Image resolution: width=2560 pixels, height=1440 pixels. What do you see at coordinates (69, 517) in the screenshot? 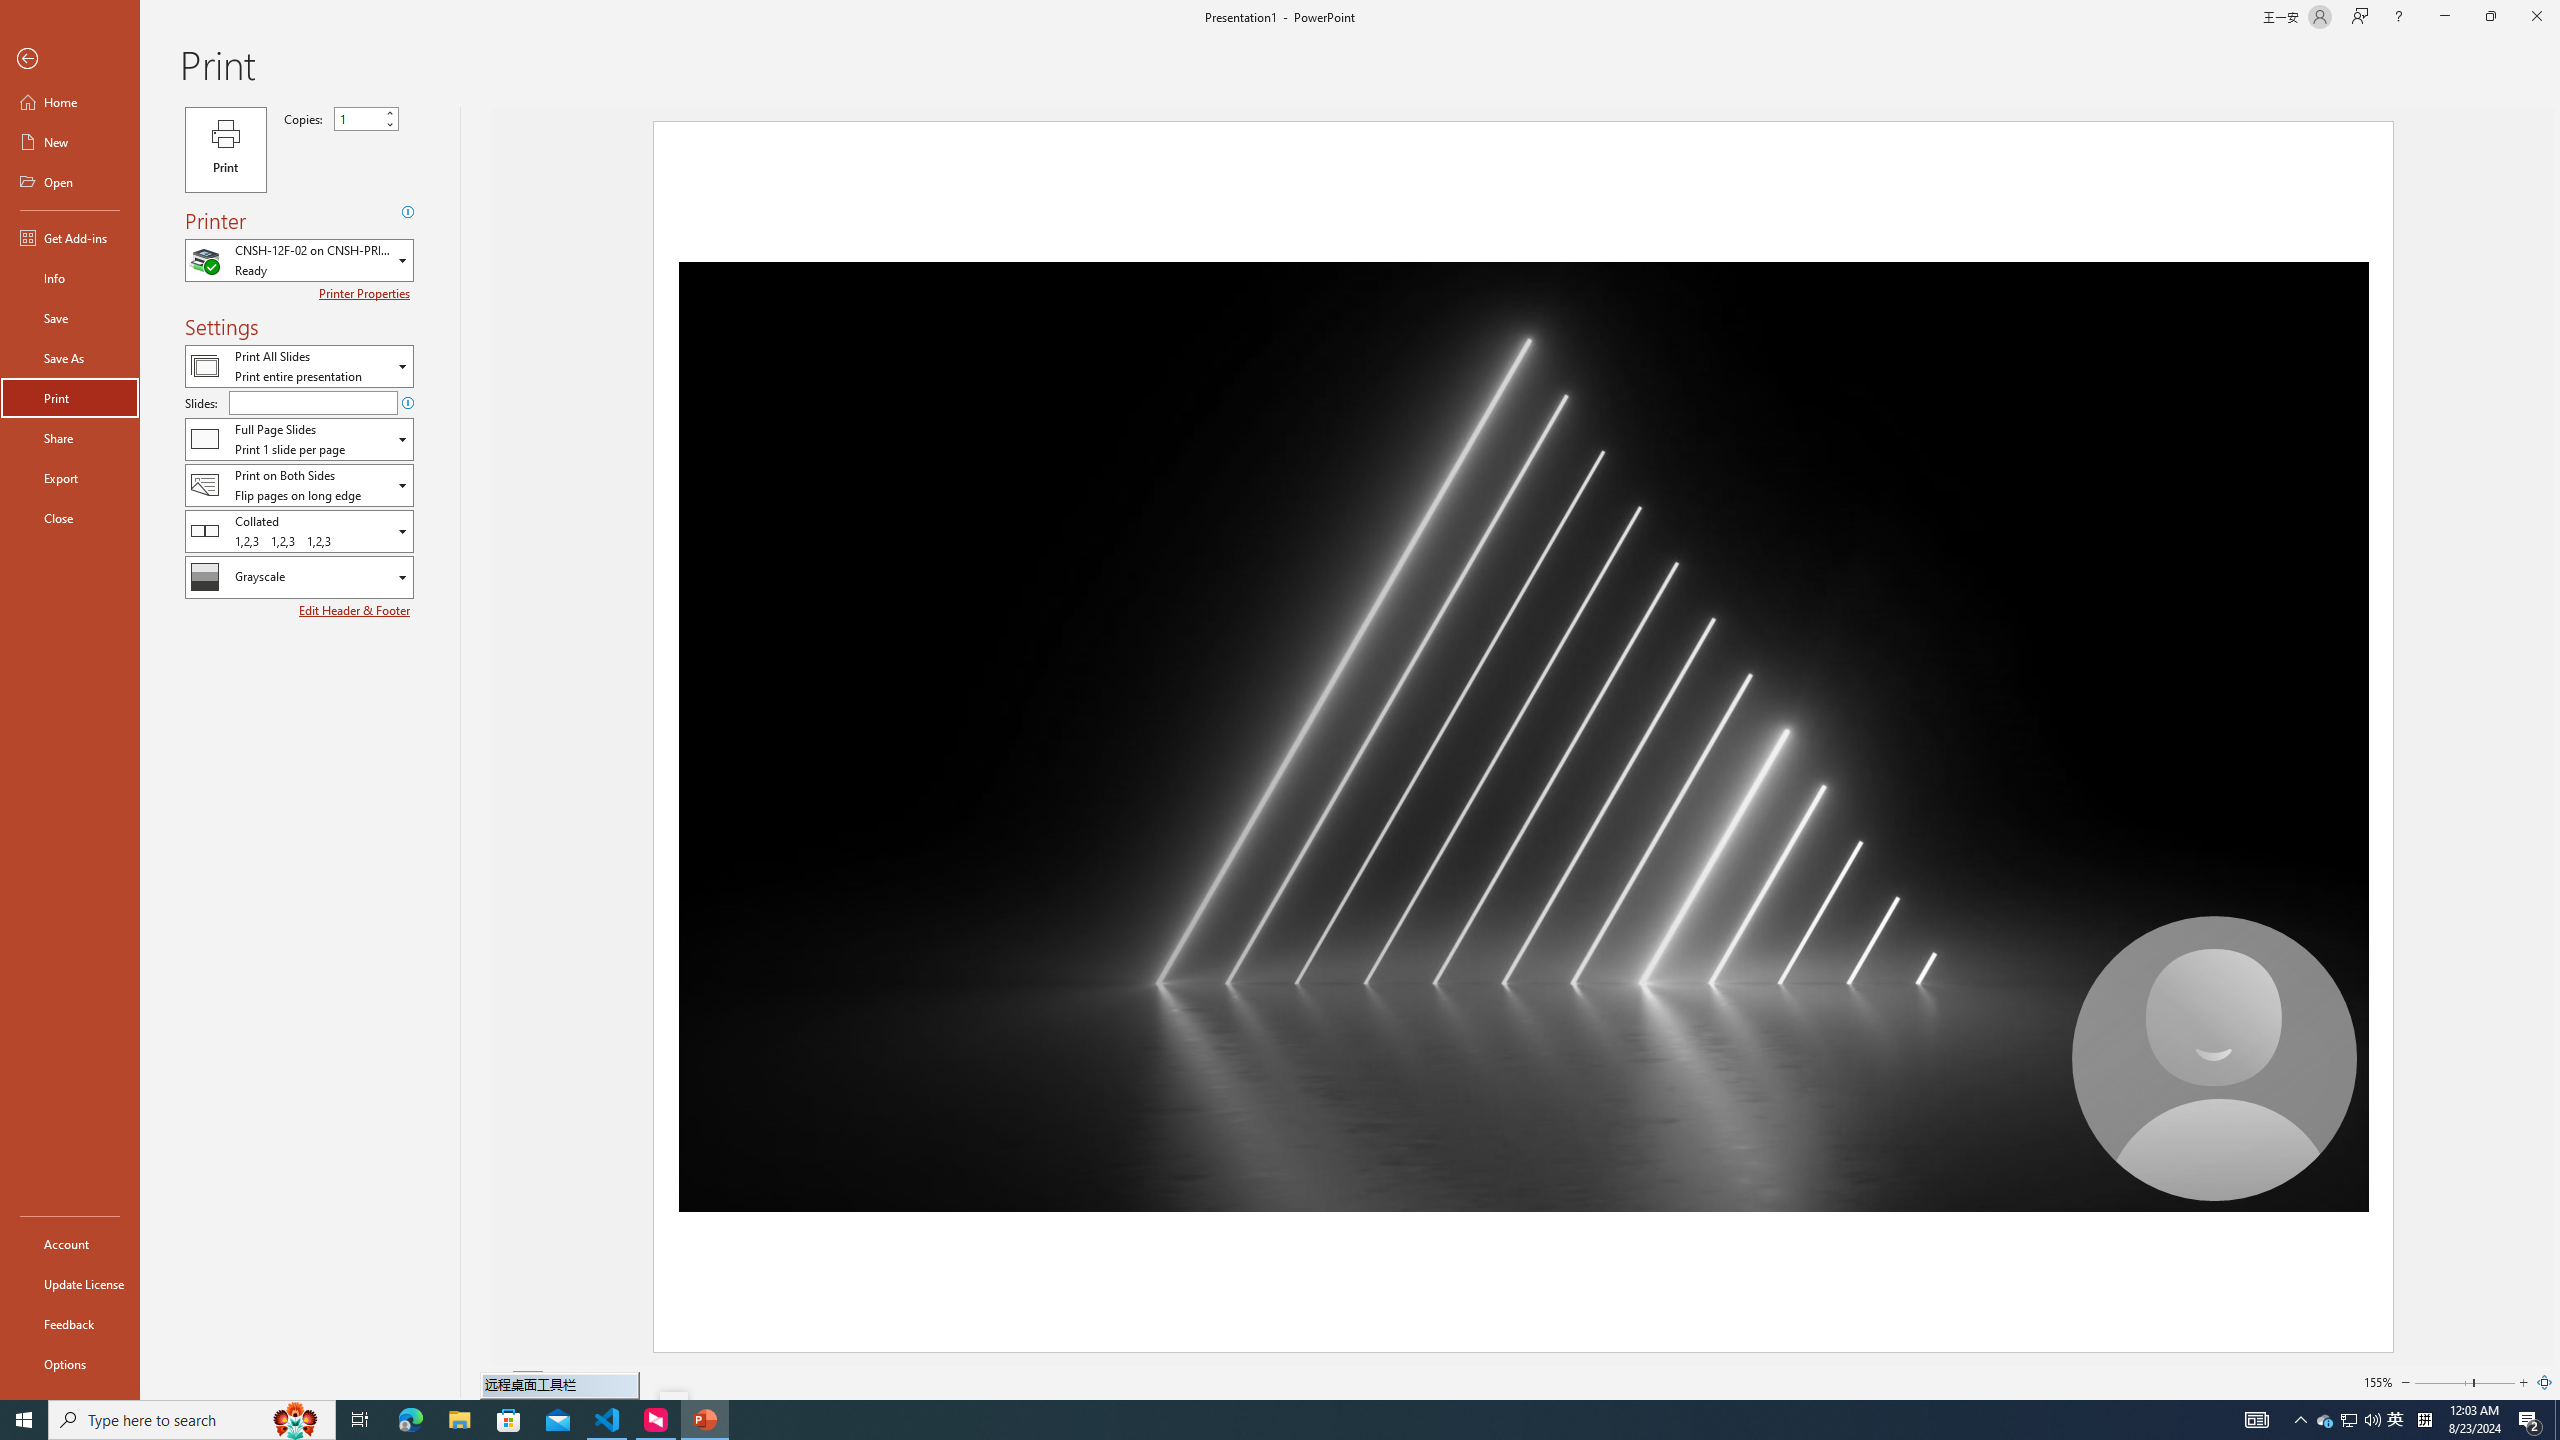
I see `'Close'` at bounding box center [69, 517].